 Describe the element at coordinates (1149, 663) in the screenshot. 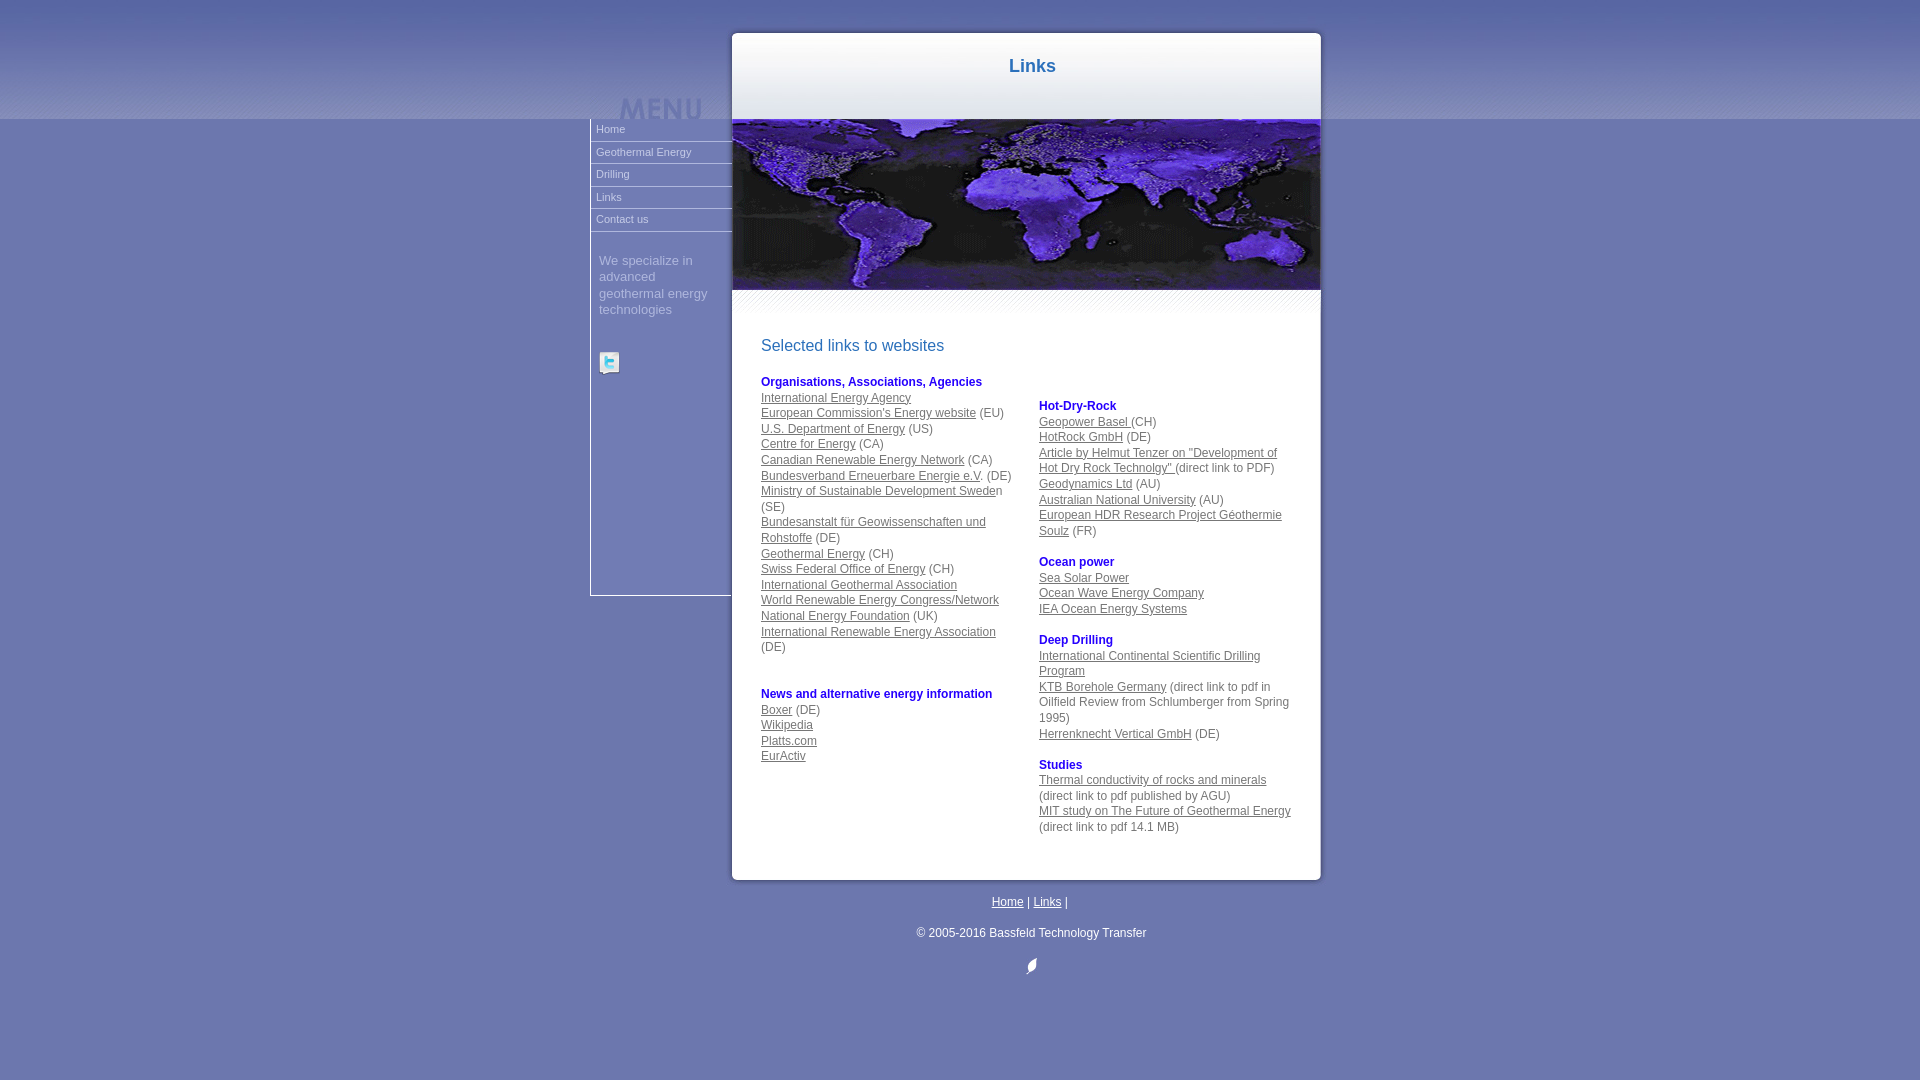

I see `'International Continental Scientific Drilling Program'` at that location.